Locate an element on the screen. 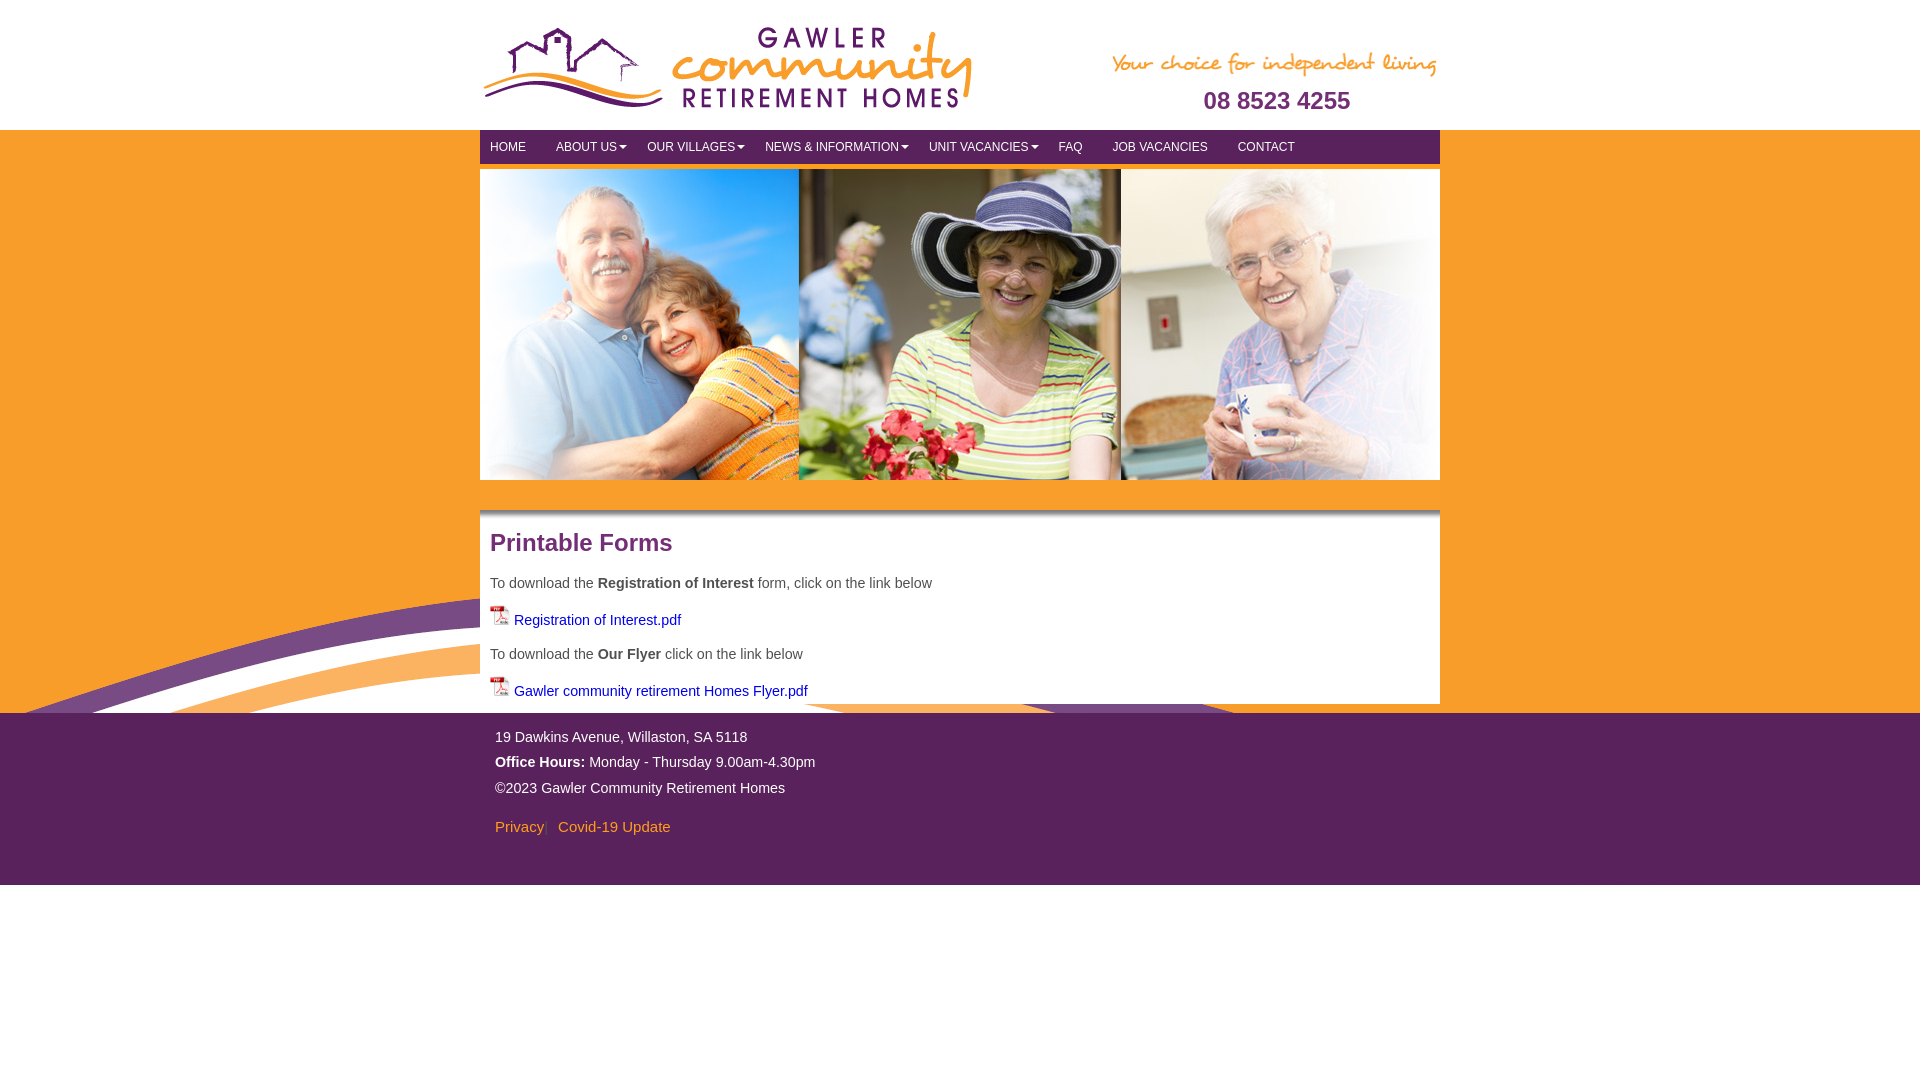 This screenshot has width=1920, height=1080. 'Covid-19 Update' is located at coordinates (608, 826).